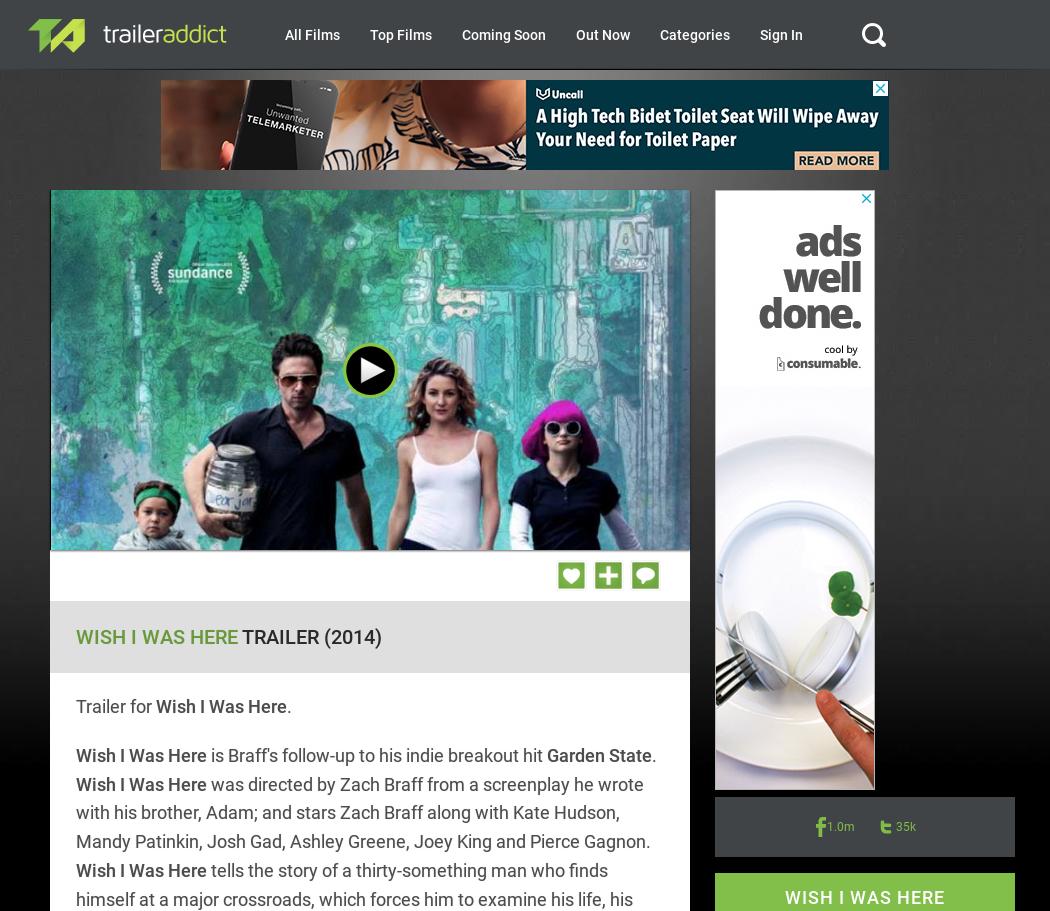 This screenshot has height=911, width=1050. Describe the element at coordinates (262, 530) in the screenshot. I see `'/'` at that location.